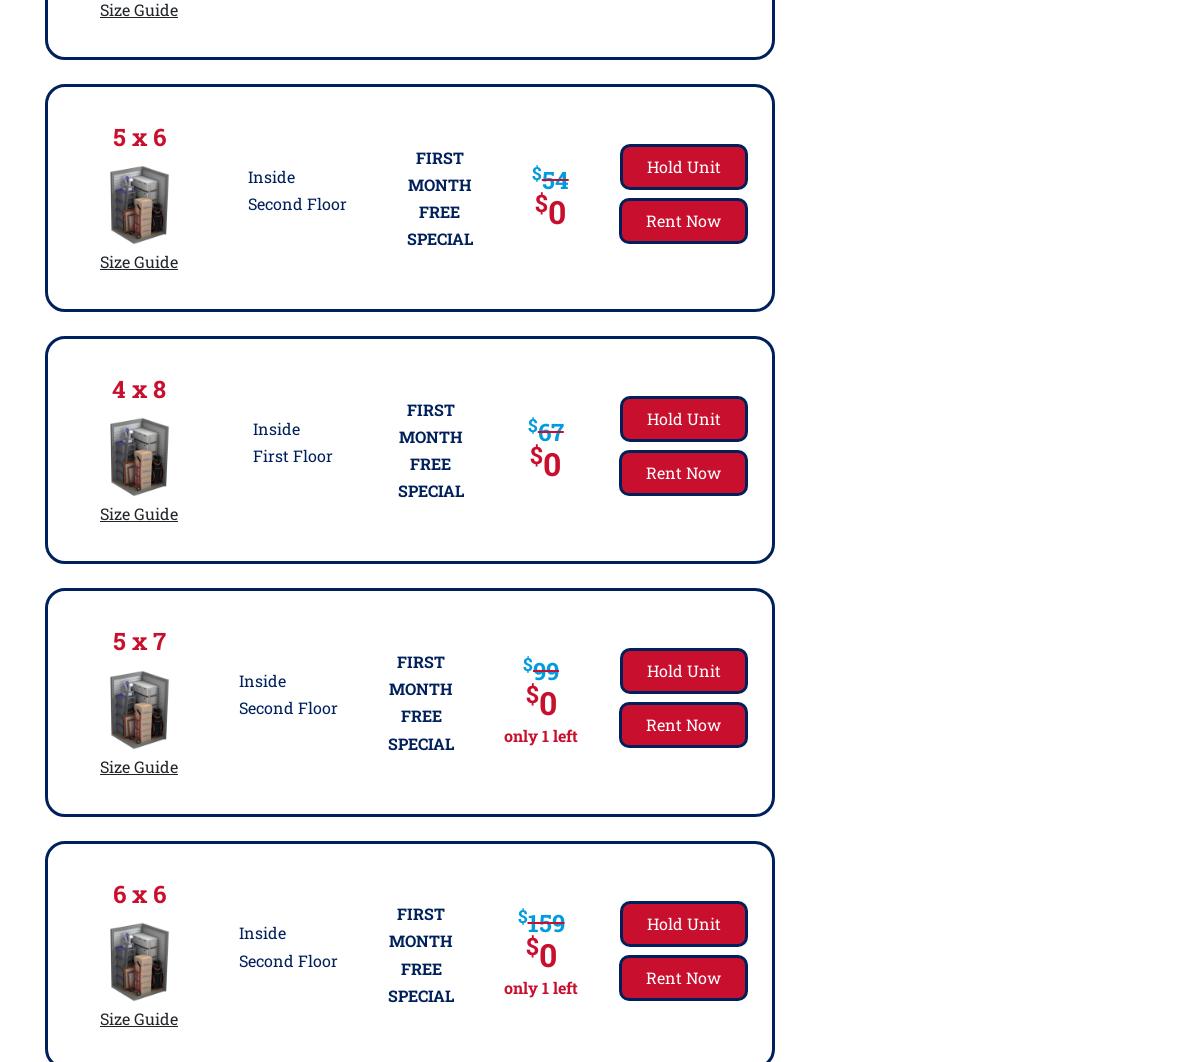  I want to click on 'First Floor', so click(251, 454).